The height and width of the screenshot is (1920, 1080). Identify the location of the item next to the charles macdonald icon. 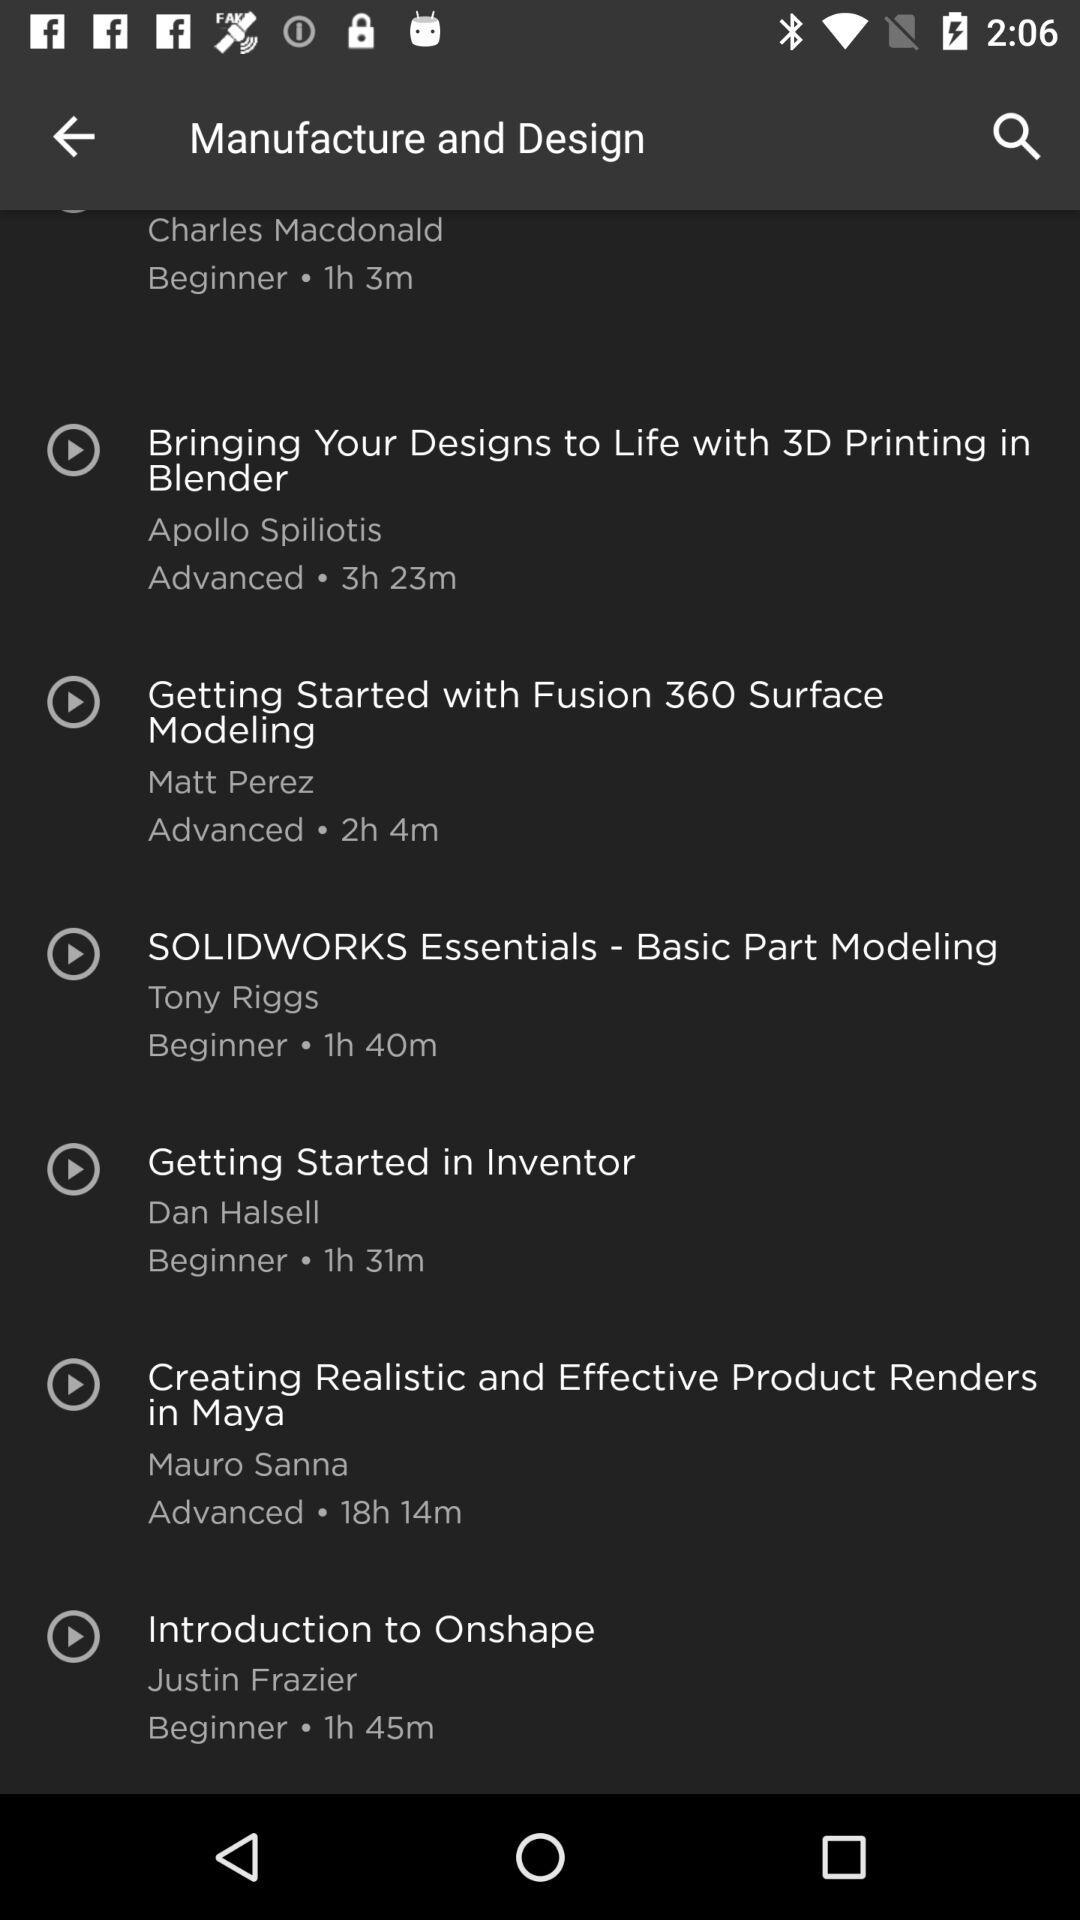
(72, 135).